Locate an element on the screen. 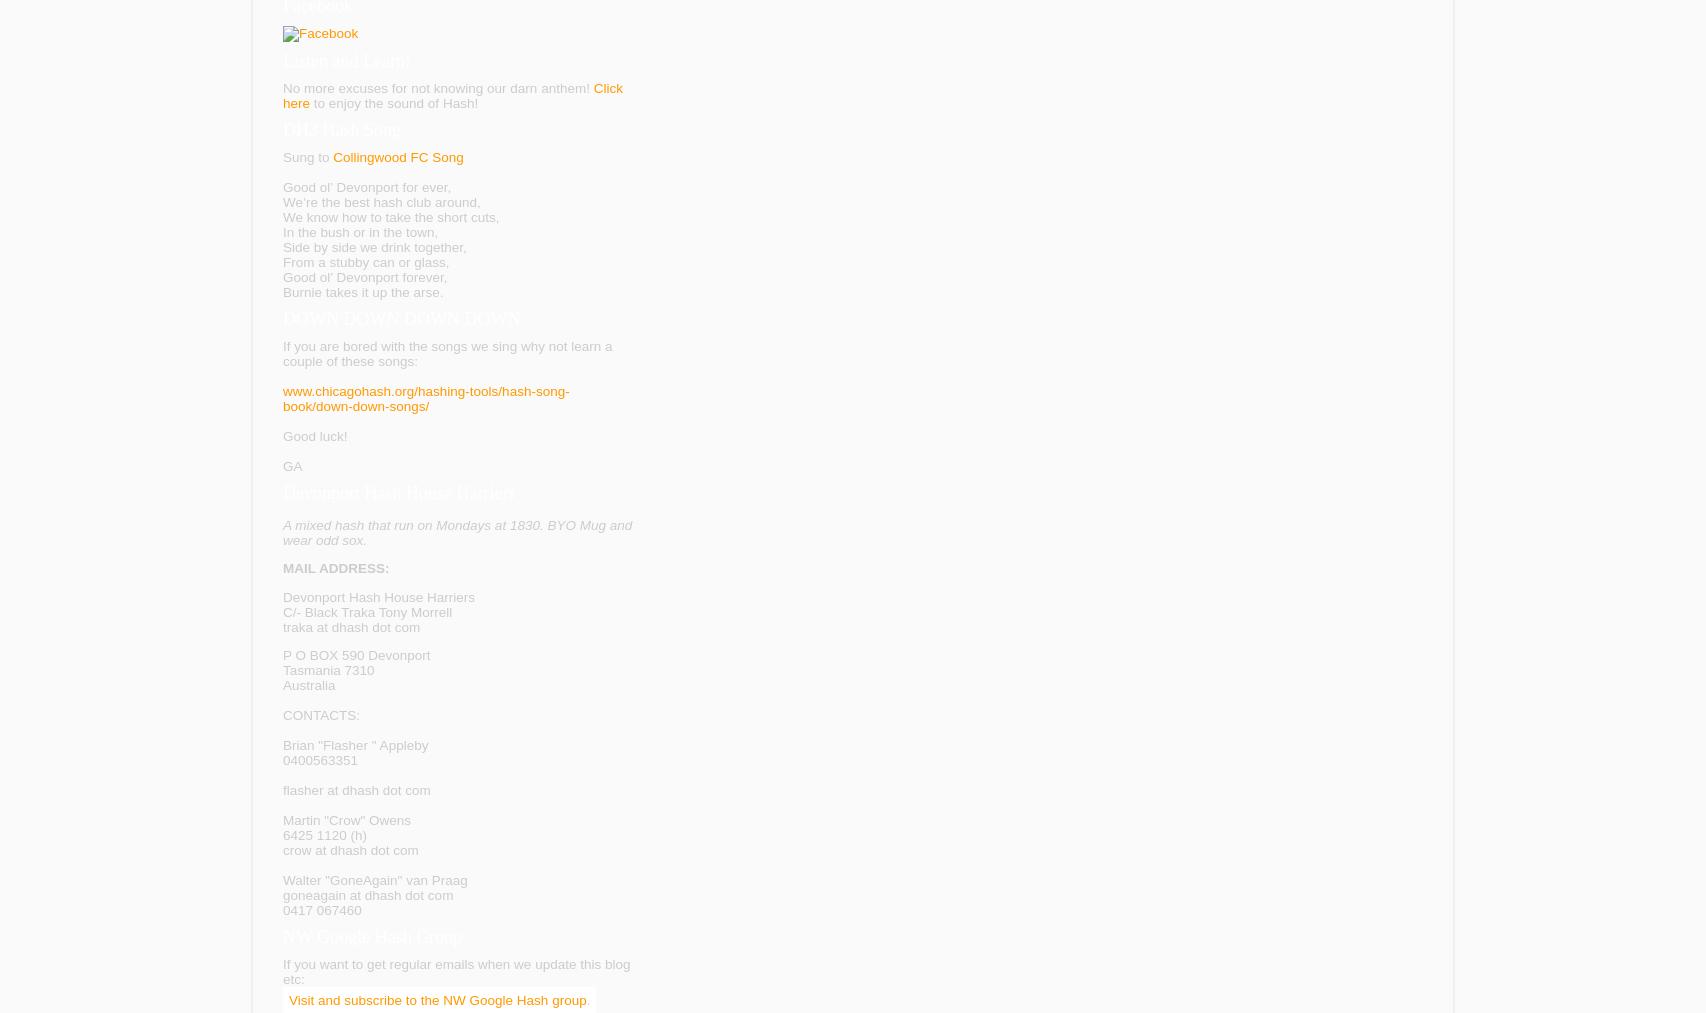  'Walter "GoneAgain" van Praag' is located at coordinates (374, 879).